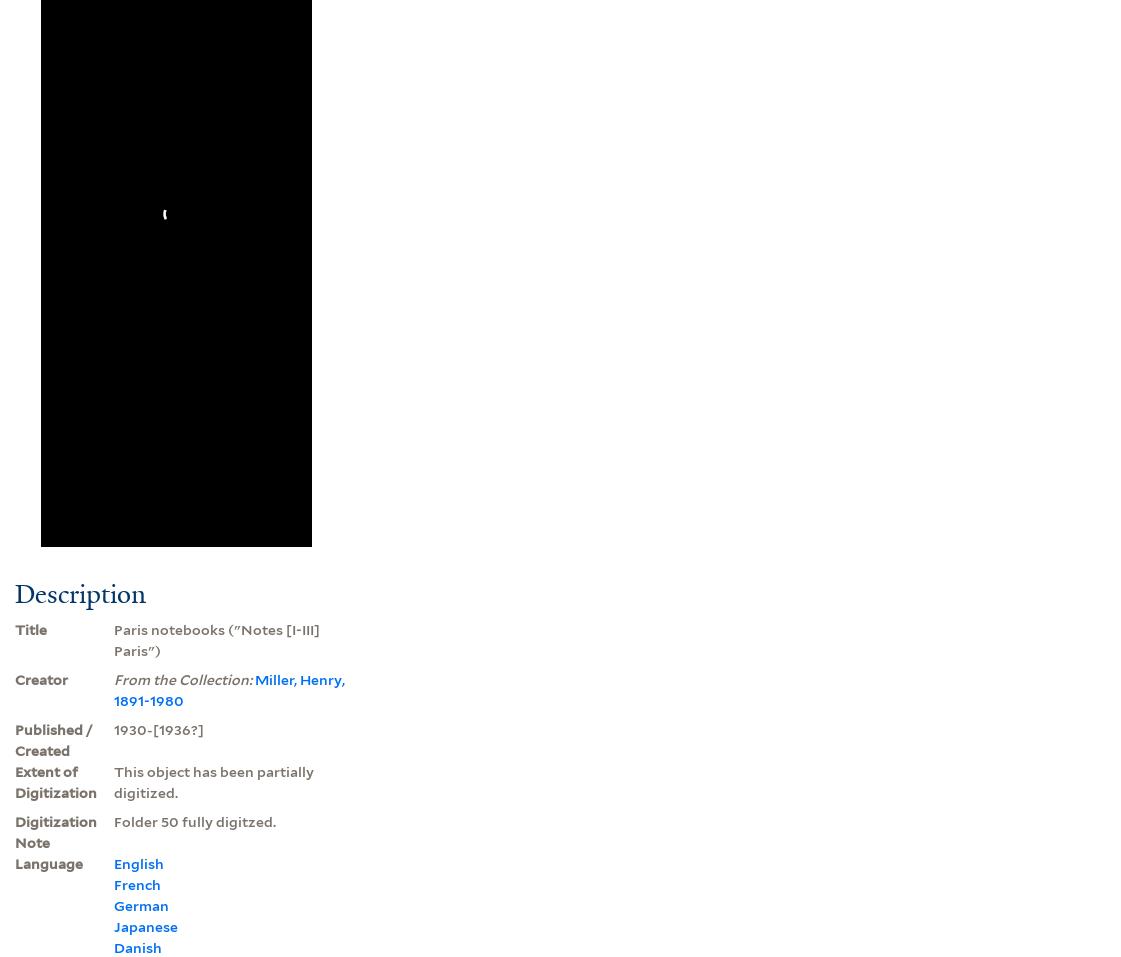 The width and height of the screenshot is (1121, 957). Describe the element at coordinates (14, 739) in the screenshot. I see `'Published / Created'` at that location.